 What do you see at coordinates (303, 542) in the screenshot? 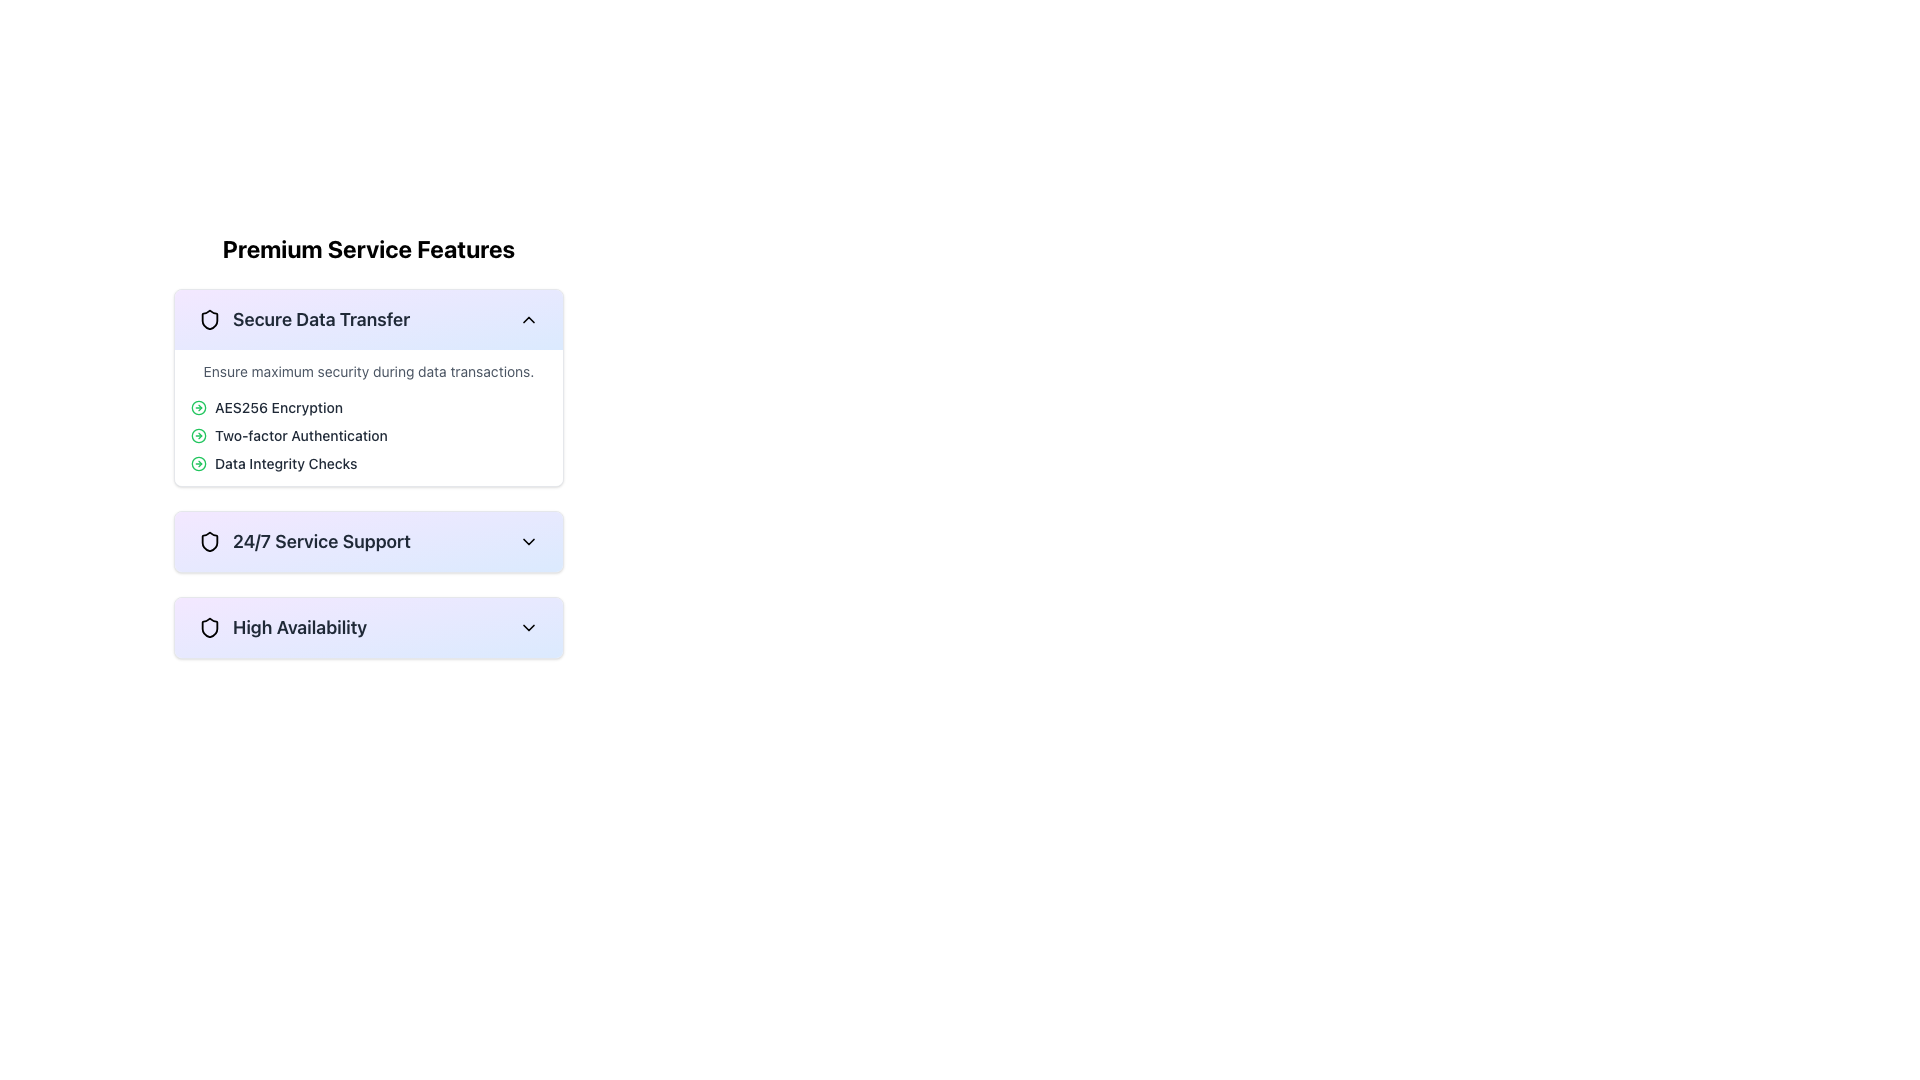
I see `the '24/7 Service Support' text in the Collapsible Section Header` at bounding box center [303, 542].